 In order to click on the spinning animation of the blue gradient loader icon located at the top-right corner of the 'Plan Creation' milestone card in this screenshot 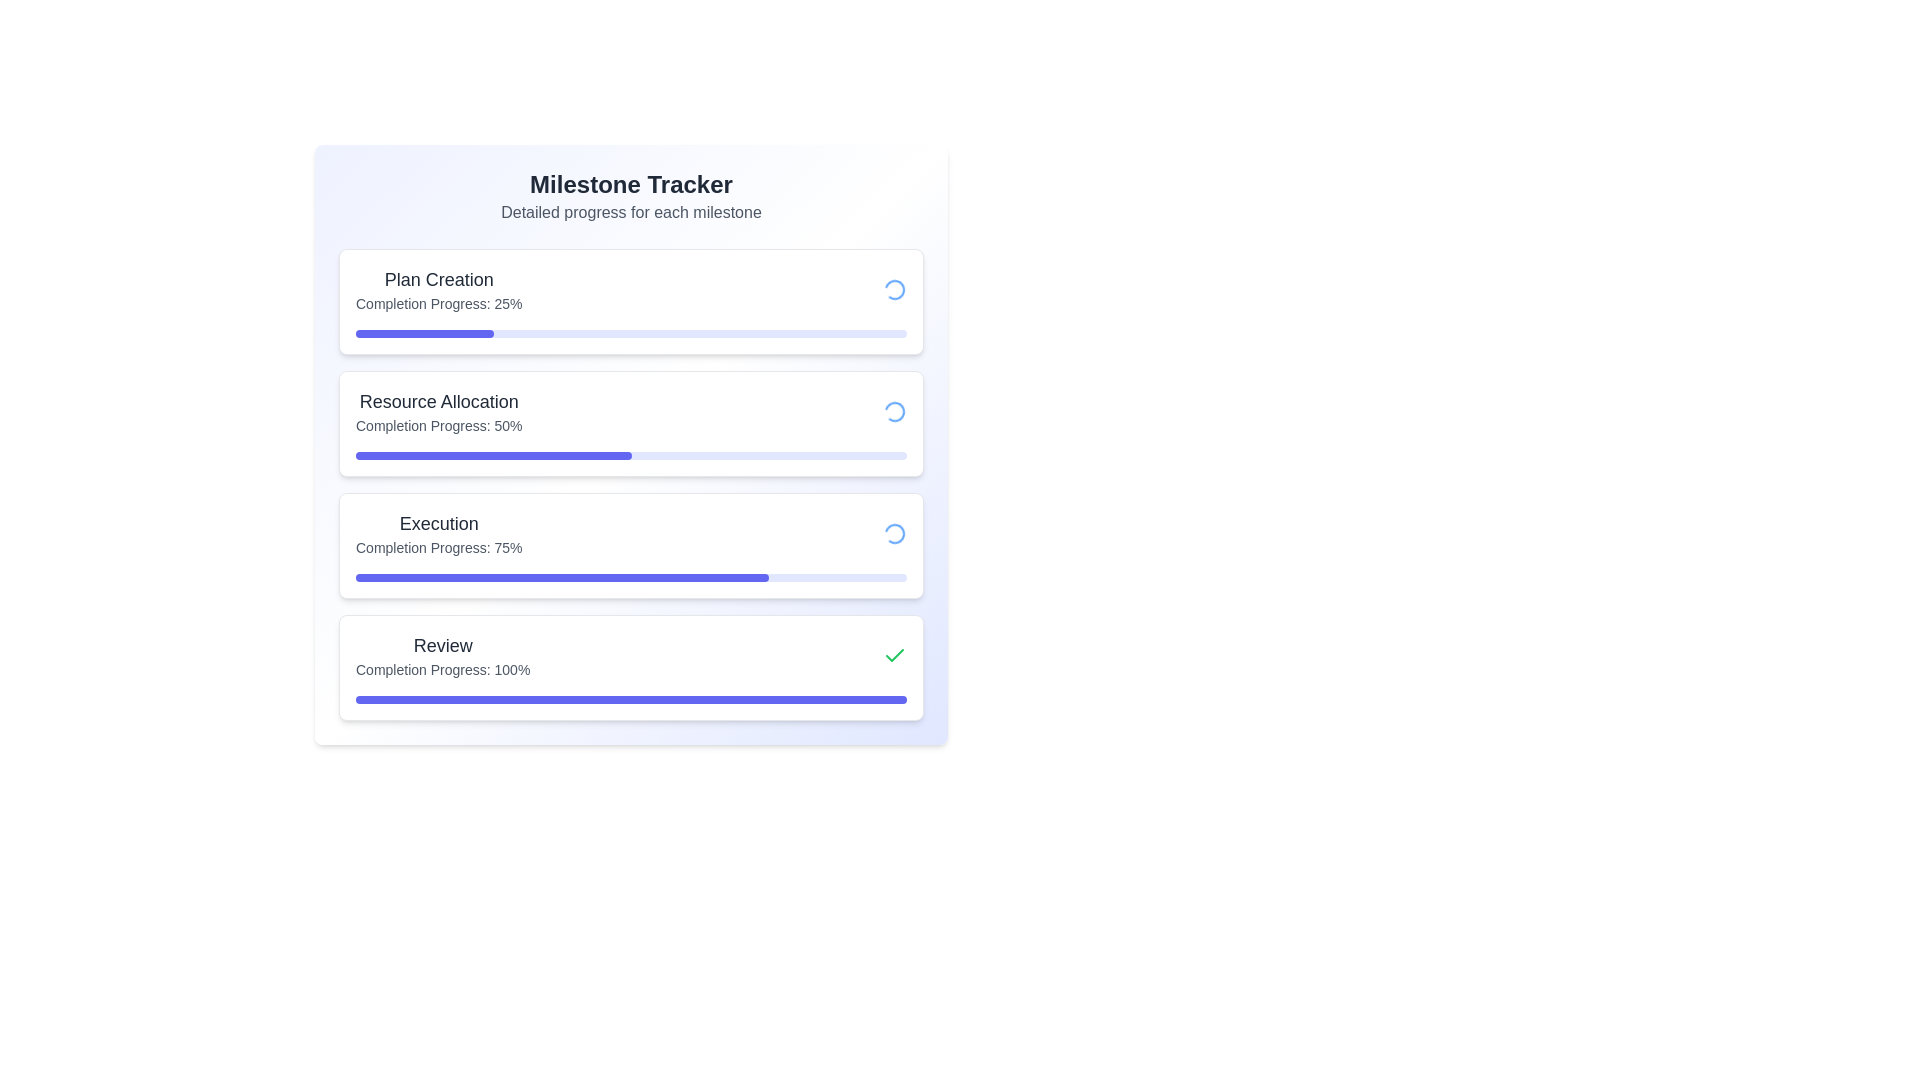, I will do `click(893, 289)`.